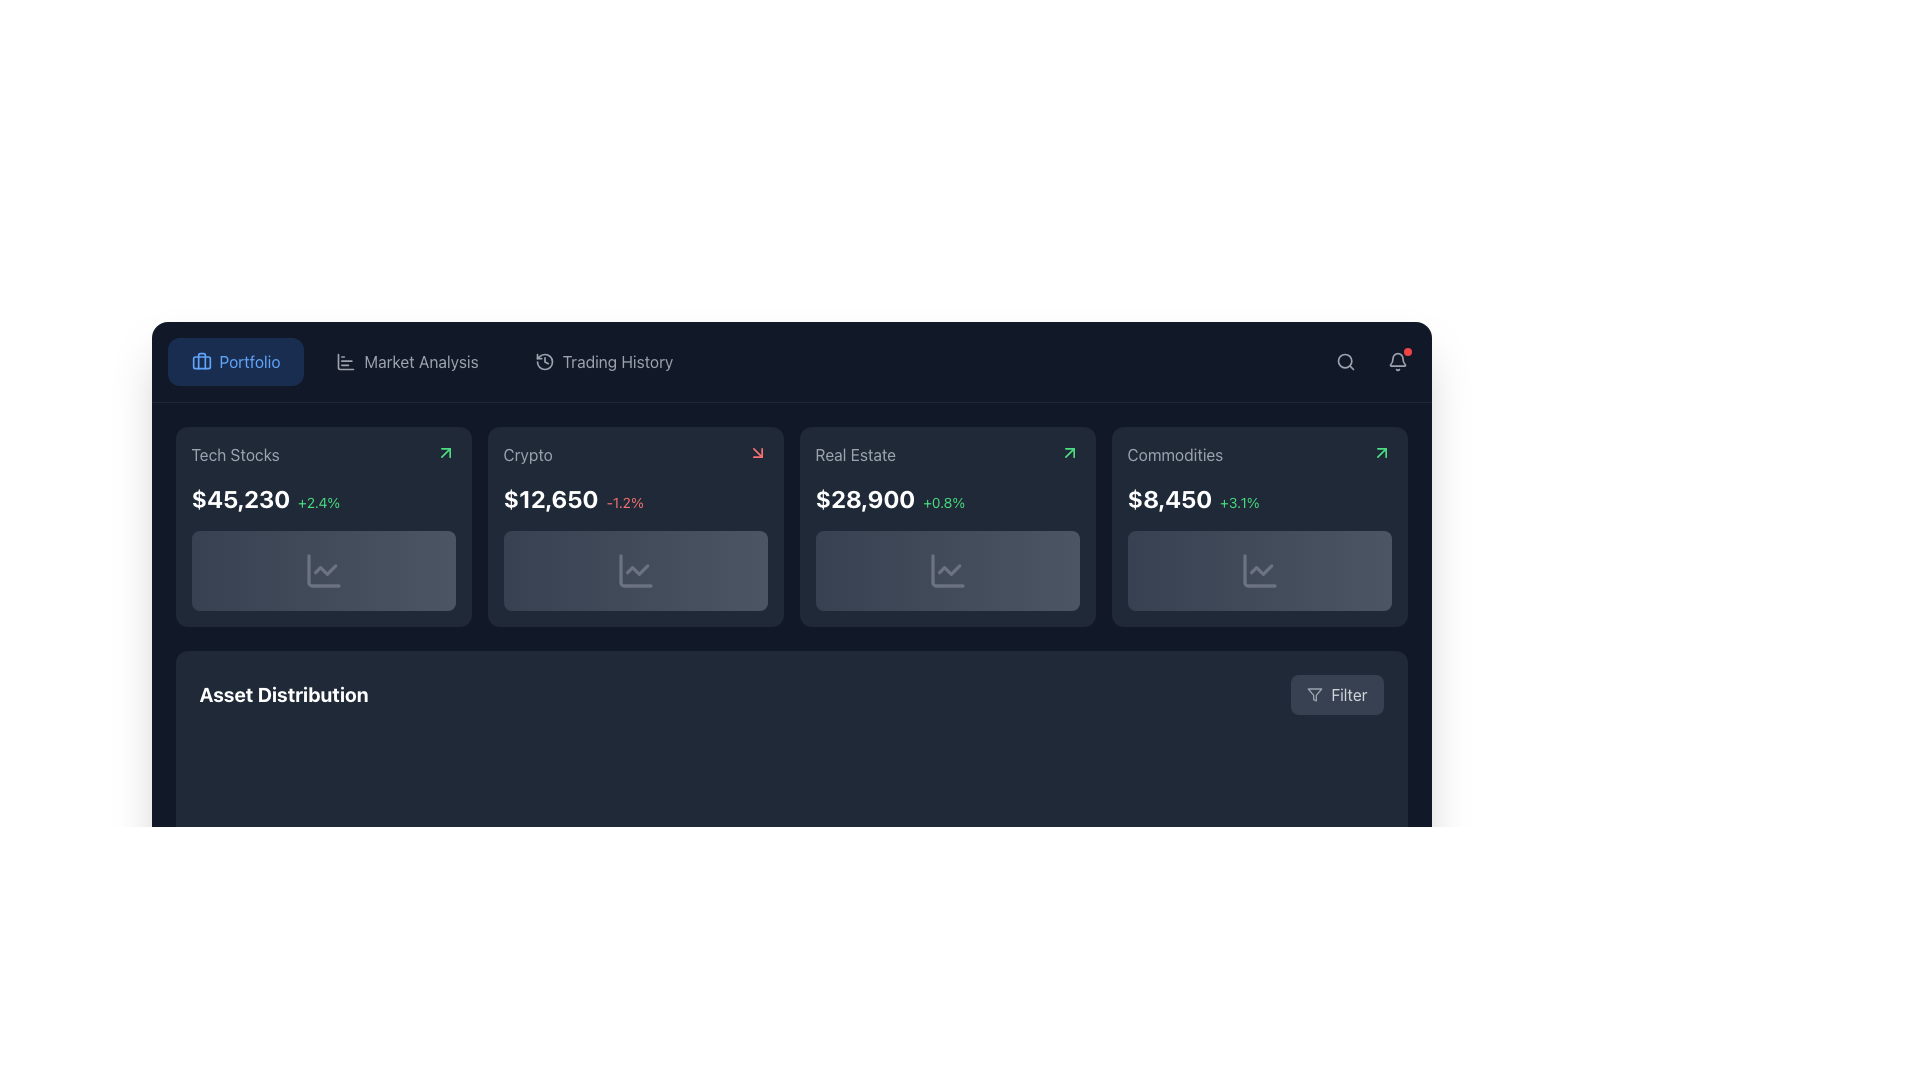 The width and height of the screenshot is (1920, 1080). Describe the element at coordinates (865, 497) in the screenshot. I see `the static text label displaying the value of $28,900 in the 'Real Estate' panel` at that location.